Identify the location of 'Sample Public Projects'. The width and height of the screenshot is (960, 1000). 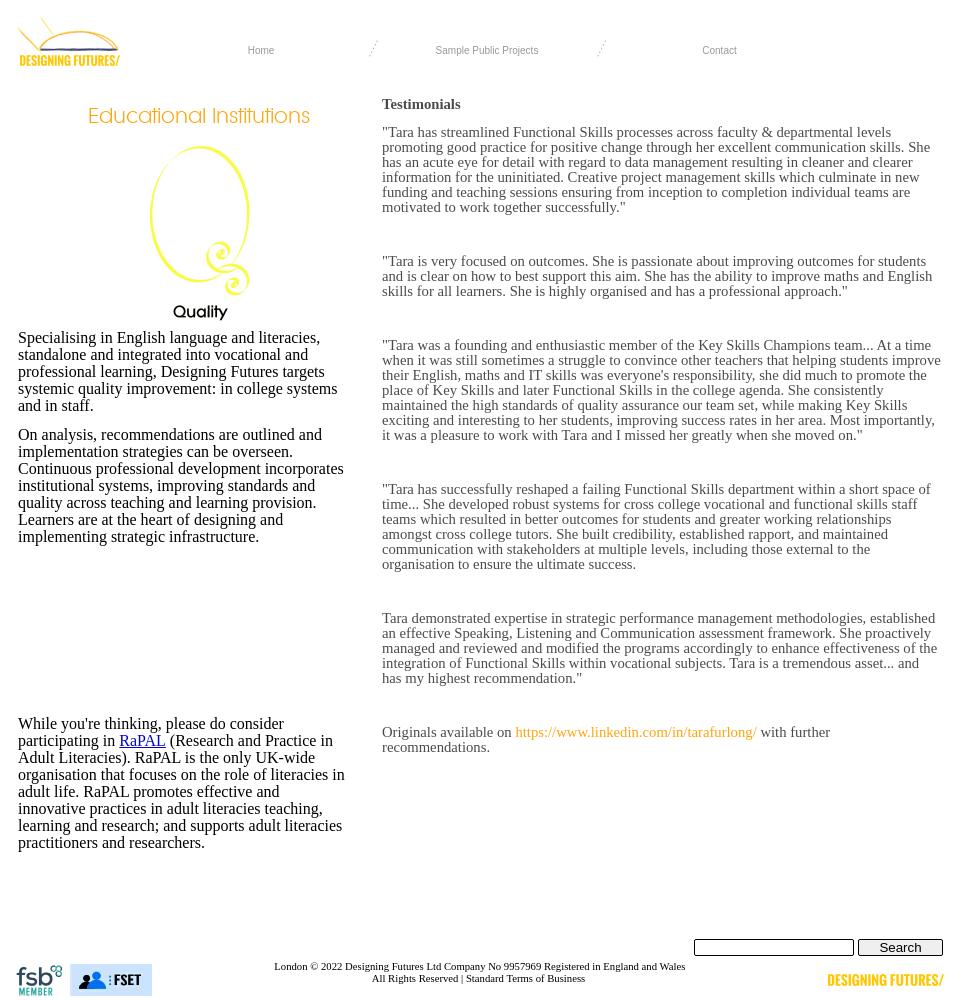
(485, 50).